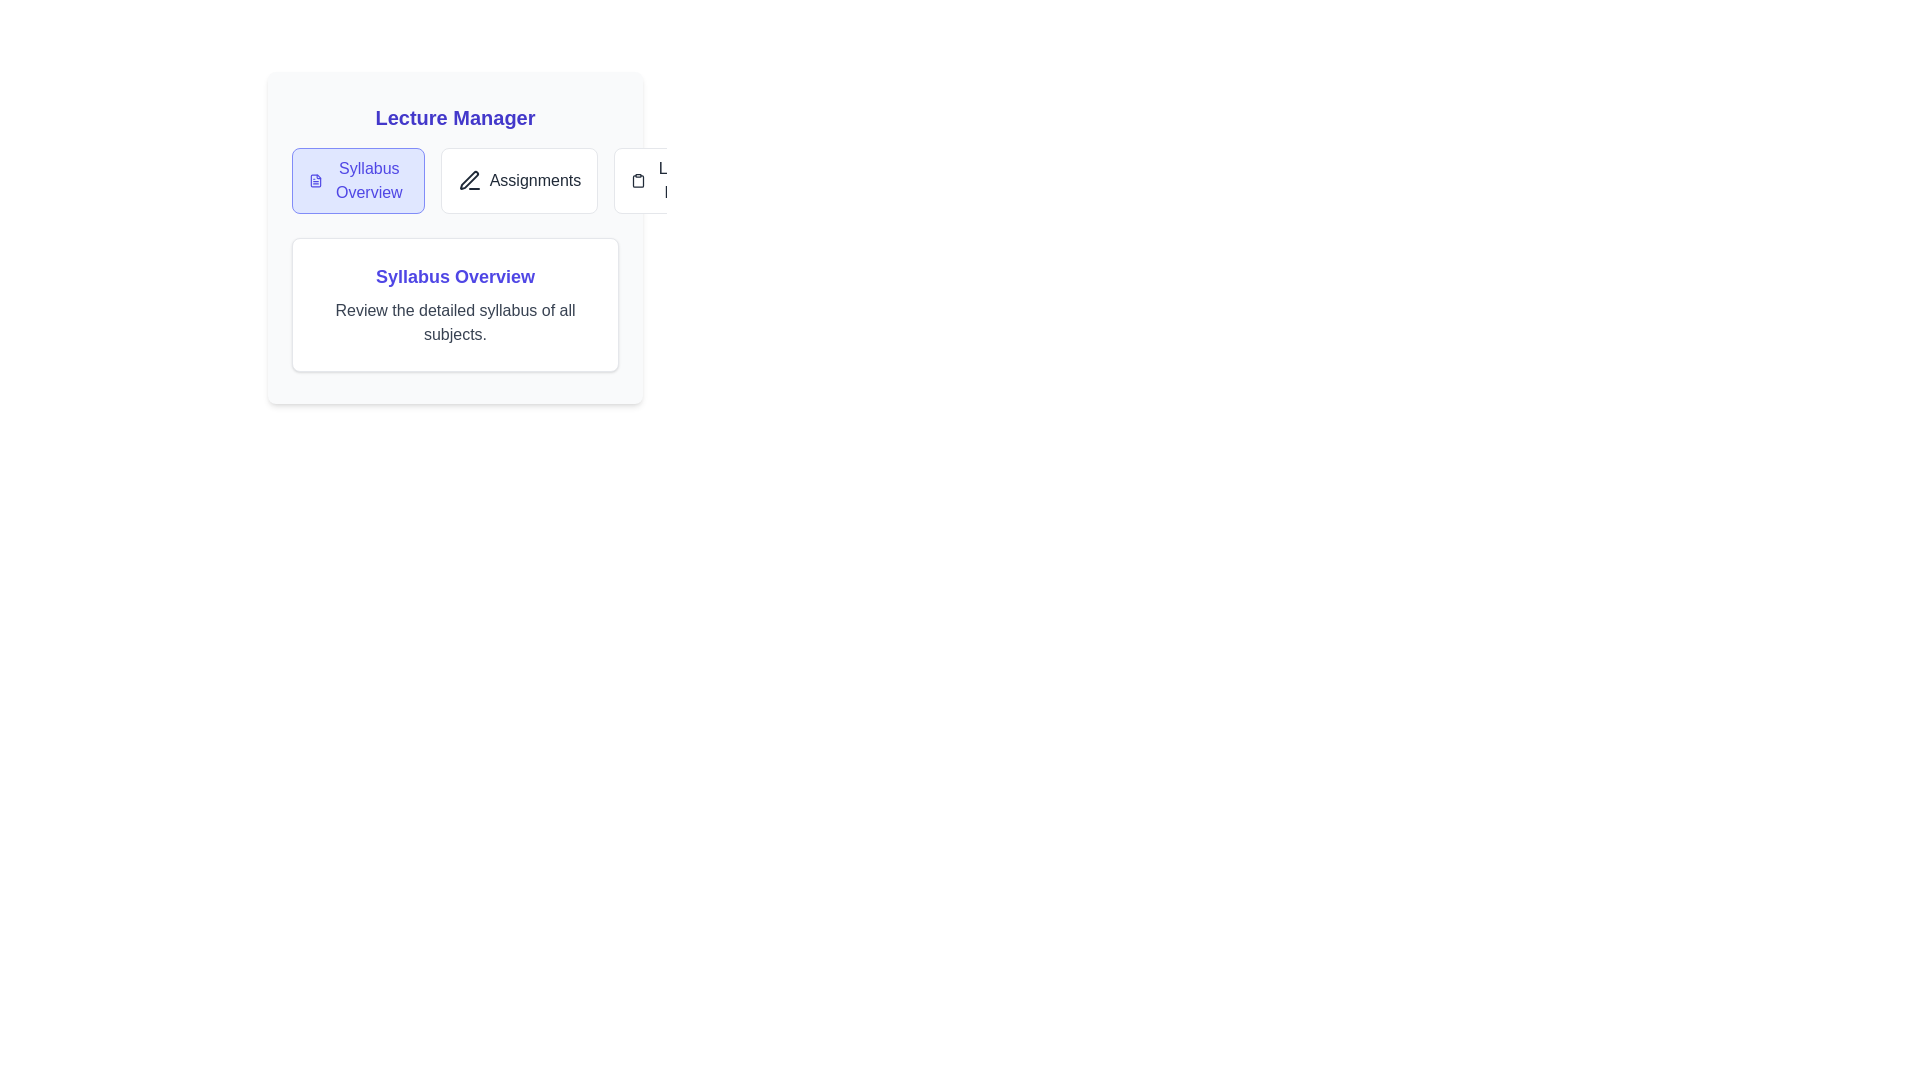 The height and width of the screenshot is (1080, 1920). What do you see at coordinates (454, 277) in the screenshot?
I see `the Text or Header element located at the top of the white card` at bounding box center [454, 277].